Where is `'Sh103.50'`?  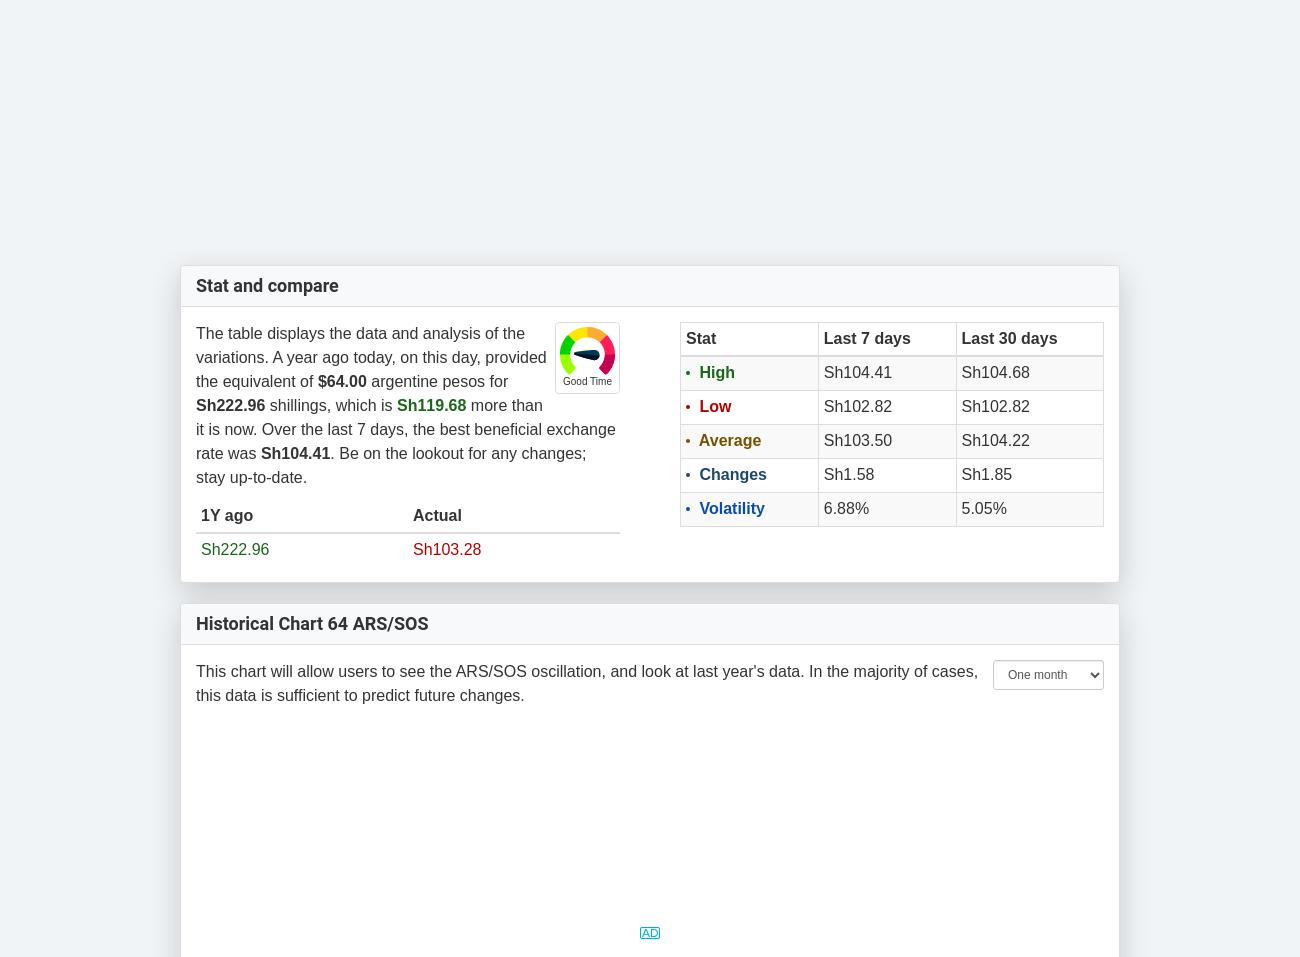 'Sh103.50' is located at coordinates (823, 439).